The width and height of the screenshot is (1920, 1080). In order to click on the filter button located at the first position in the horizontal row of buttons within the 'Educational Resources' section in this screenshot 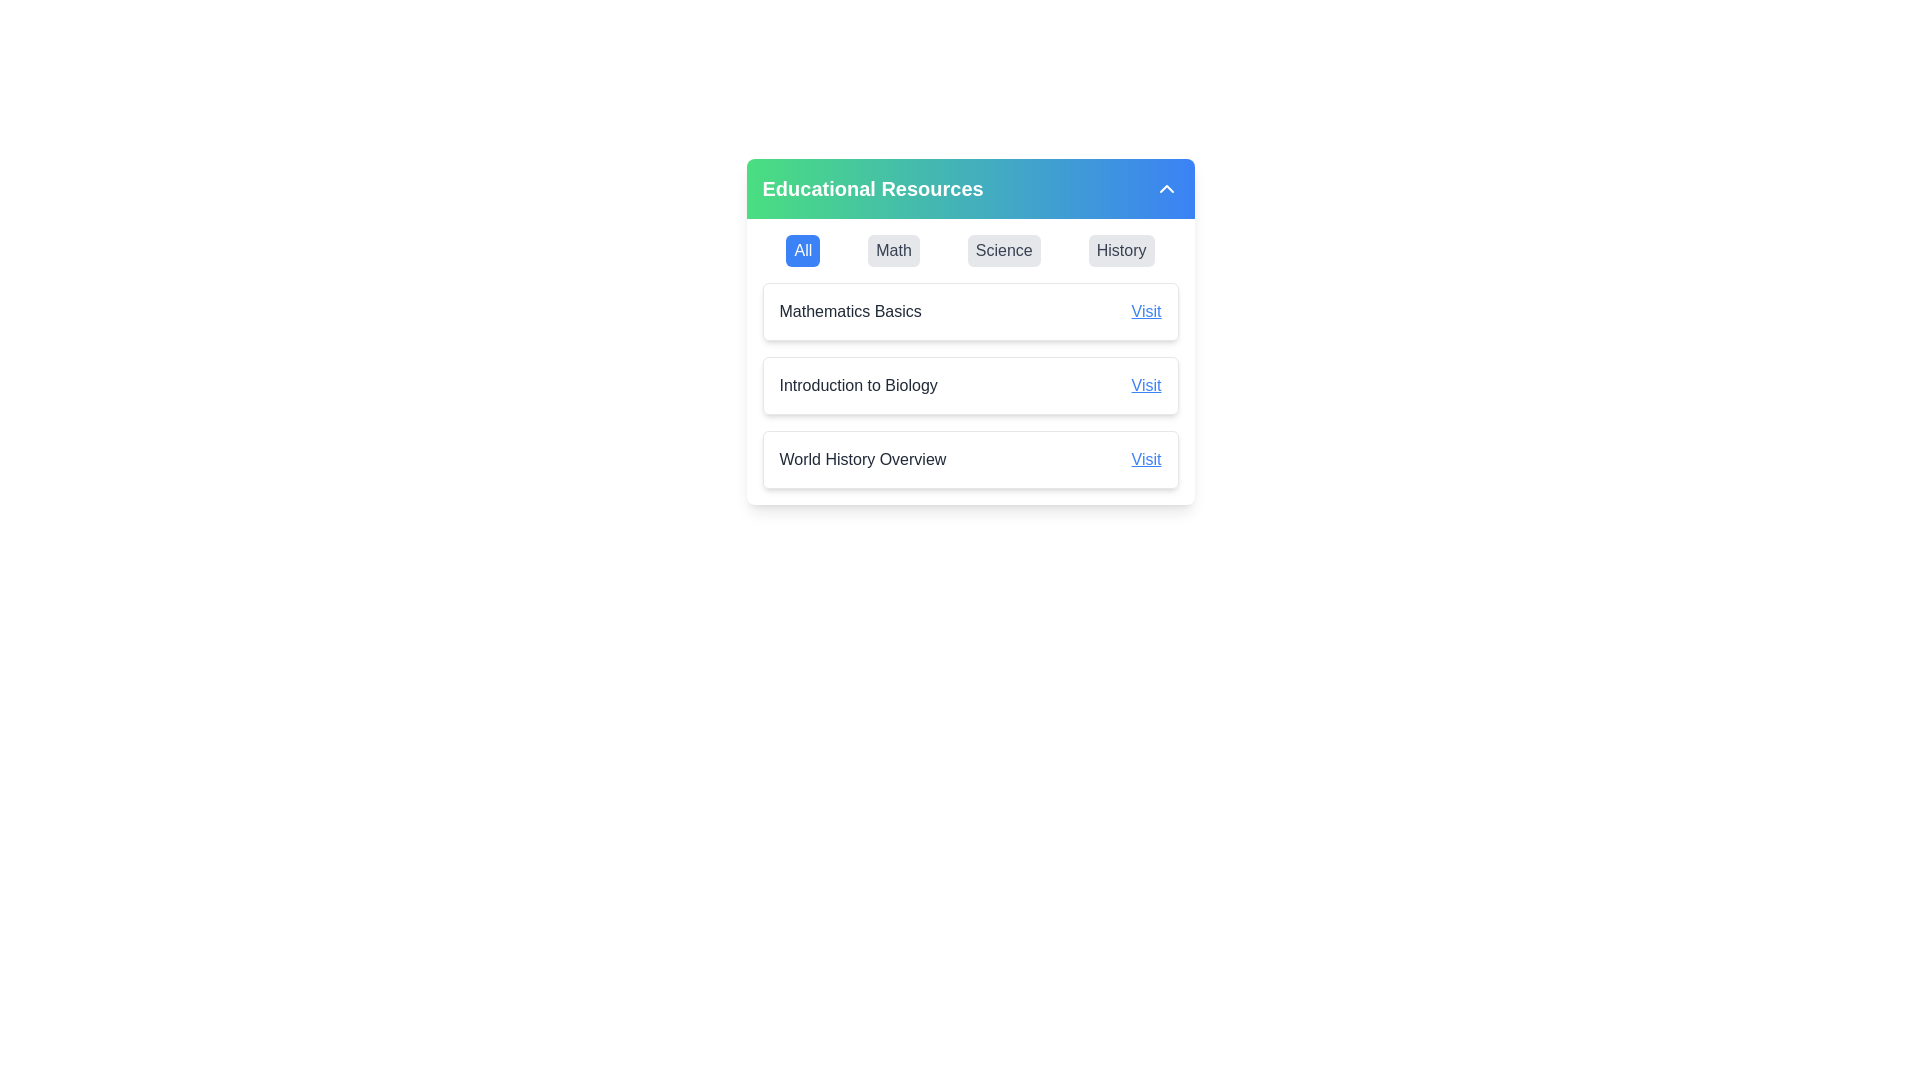, I will do `click(803, 249)`.